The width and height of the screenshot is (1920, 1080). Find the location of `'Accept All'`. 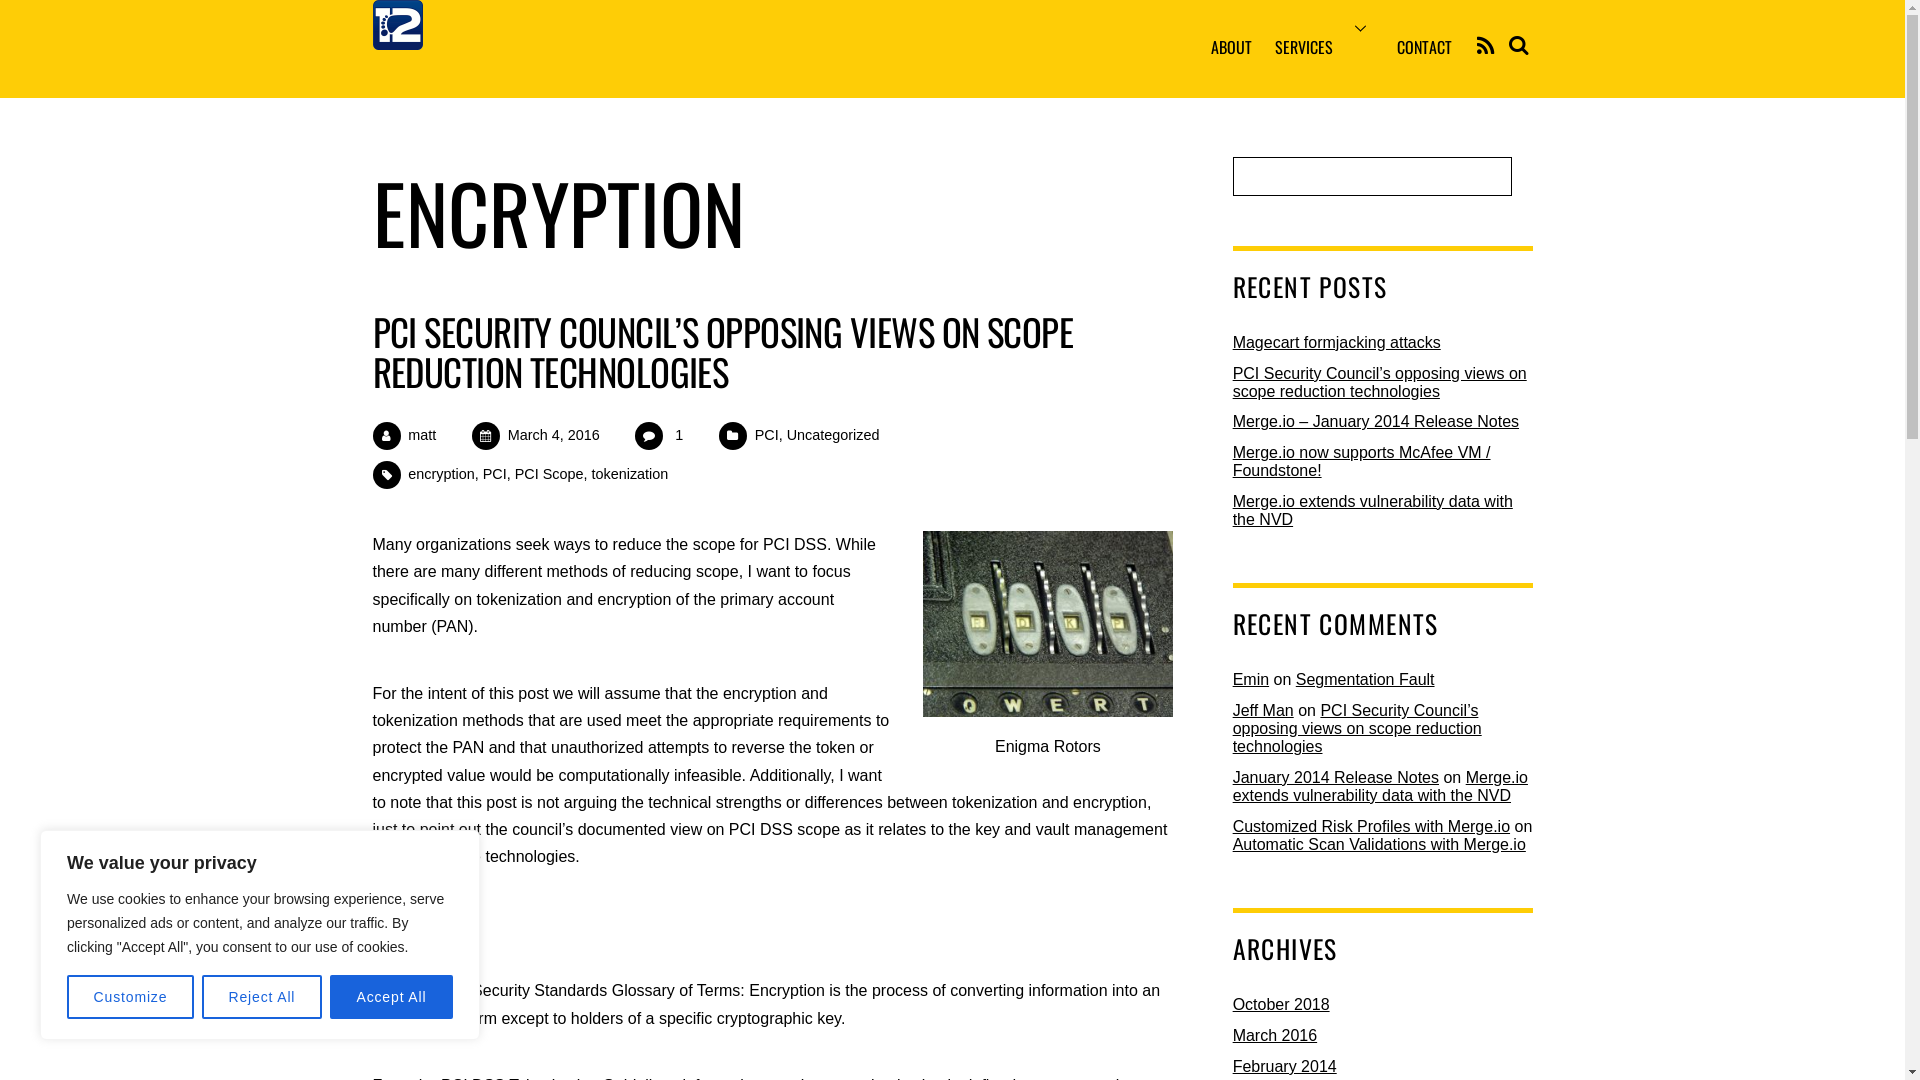

'Accept All' is located at coordinates (391, 996).